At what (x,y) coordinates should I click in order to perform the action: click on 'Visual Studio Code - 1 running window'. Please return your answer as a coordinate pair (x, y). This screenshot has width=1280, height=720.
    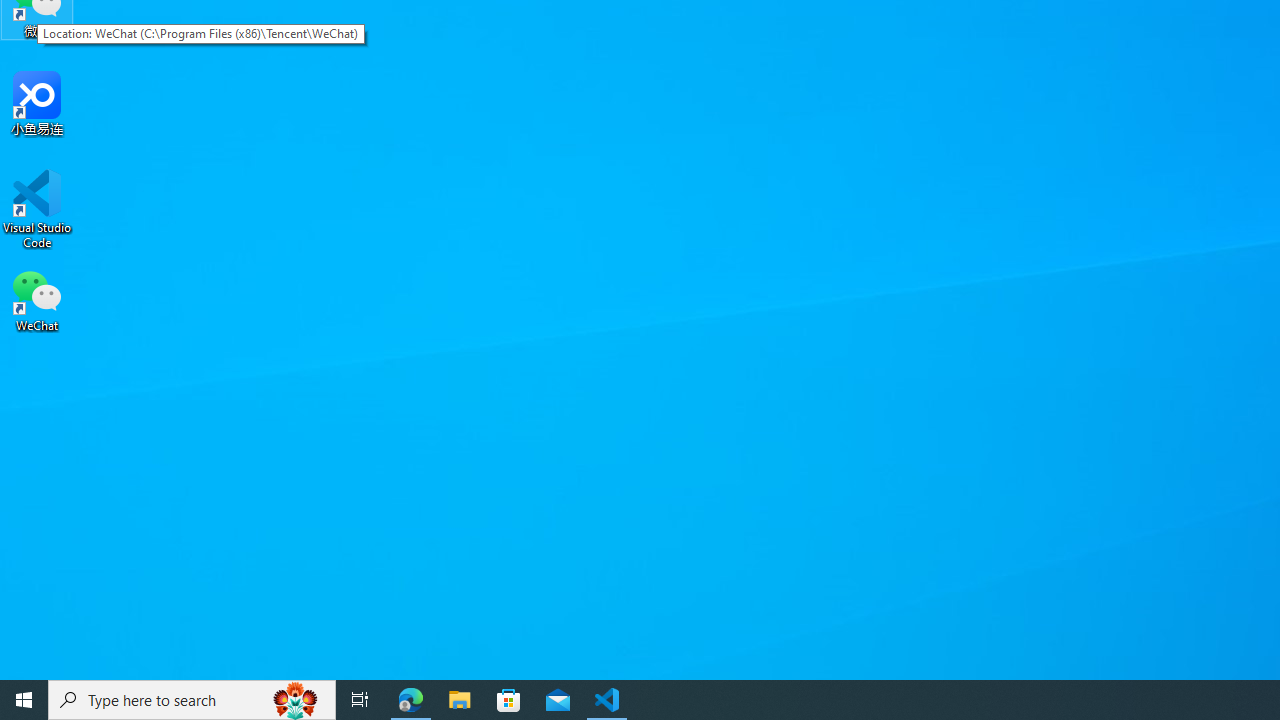
    Looking at the image, I should click on (606, 698).